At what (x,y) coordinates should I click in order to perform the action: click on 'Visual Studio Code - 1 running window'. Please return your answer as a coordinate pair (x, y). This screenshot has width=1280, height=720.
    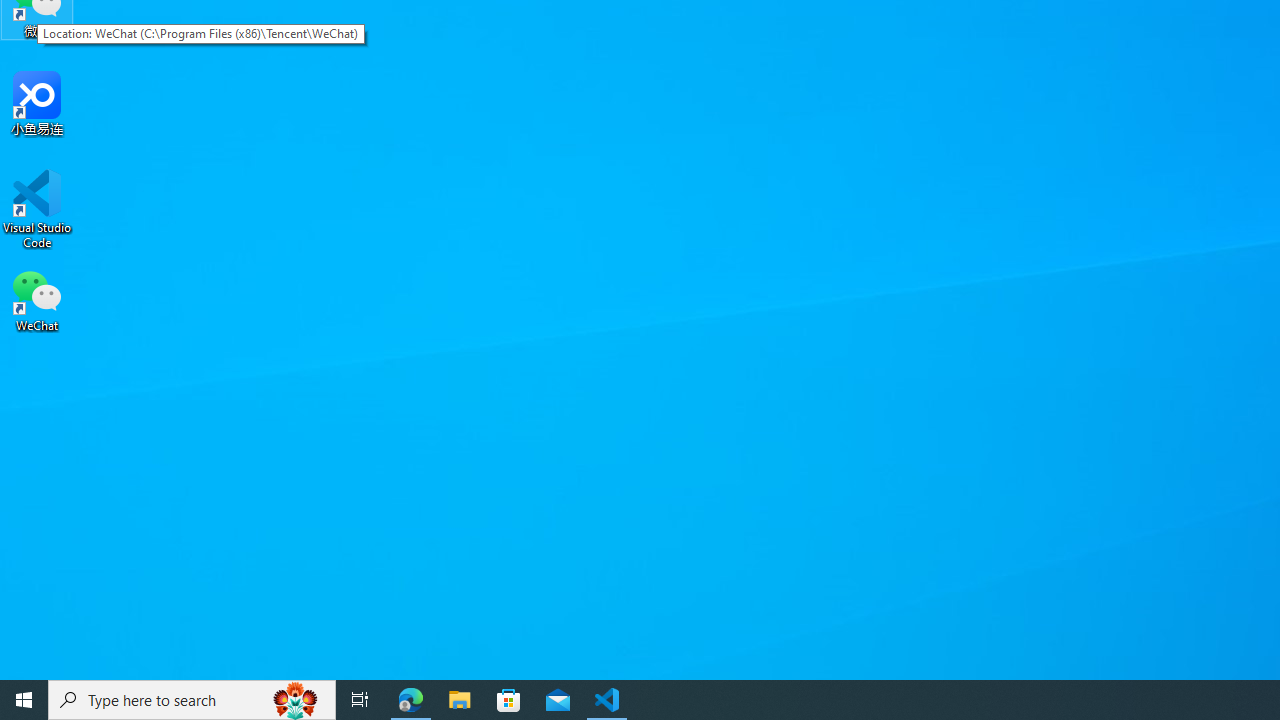
    Looking at the image, I should click on (606, 698).